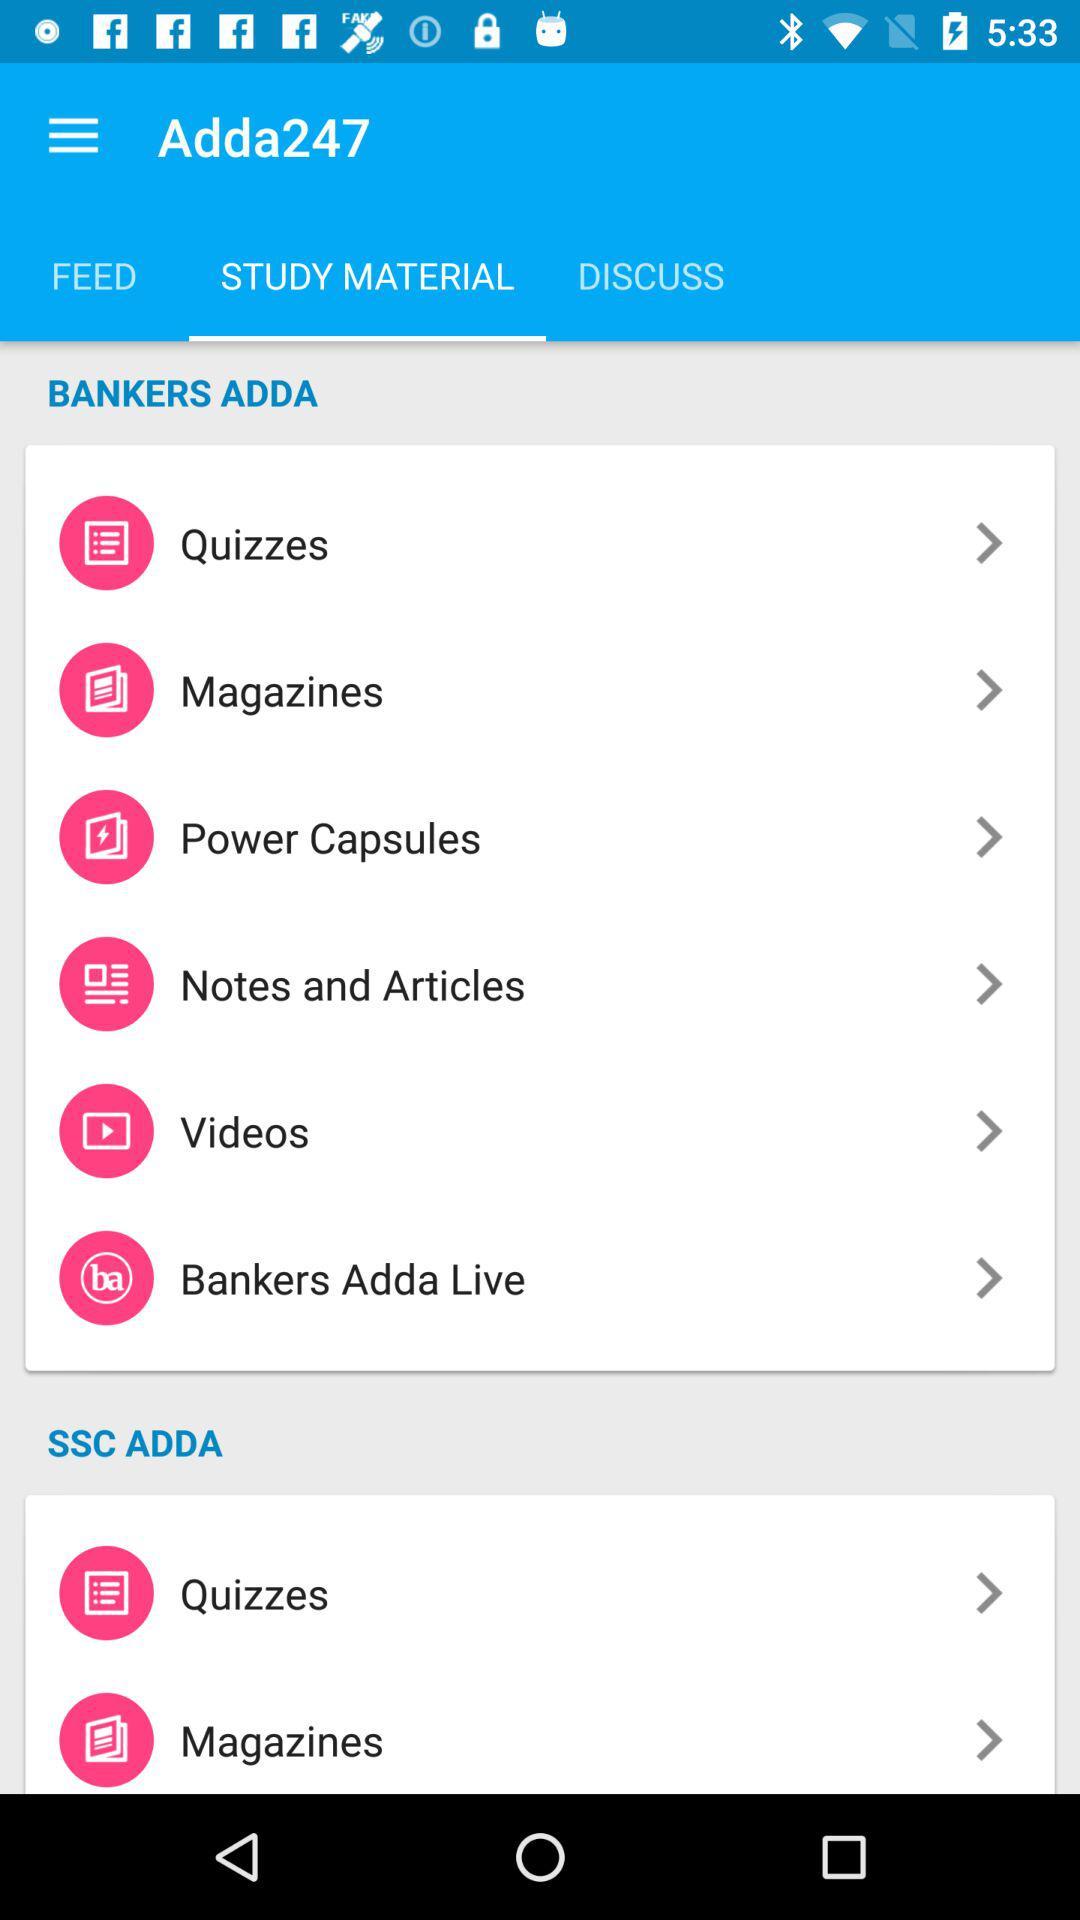 Image resolution: width=1080 pixels, height=1920 pixels. What do you see at coordinates (72, 135) in the screenshot?
I see `the app next to the adda247 item` at bounding box center [72, 135].